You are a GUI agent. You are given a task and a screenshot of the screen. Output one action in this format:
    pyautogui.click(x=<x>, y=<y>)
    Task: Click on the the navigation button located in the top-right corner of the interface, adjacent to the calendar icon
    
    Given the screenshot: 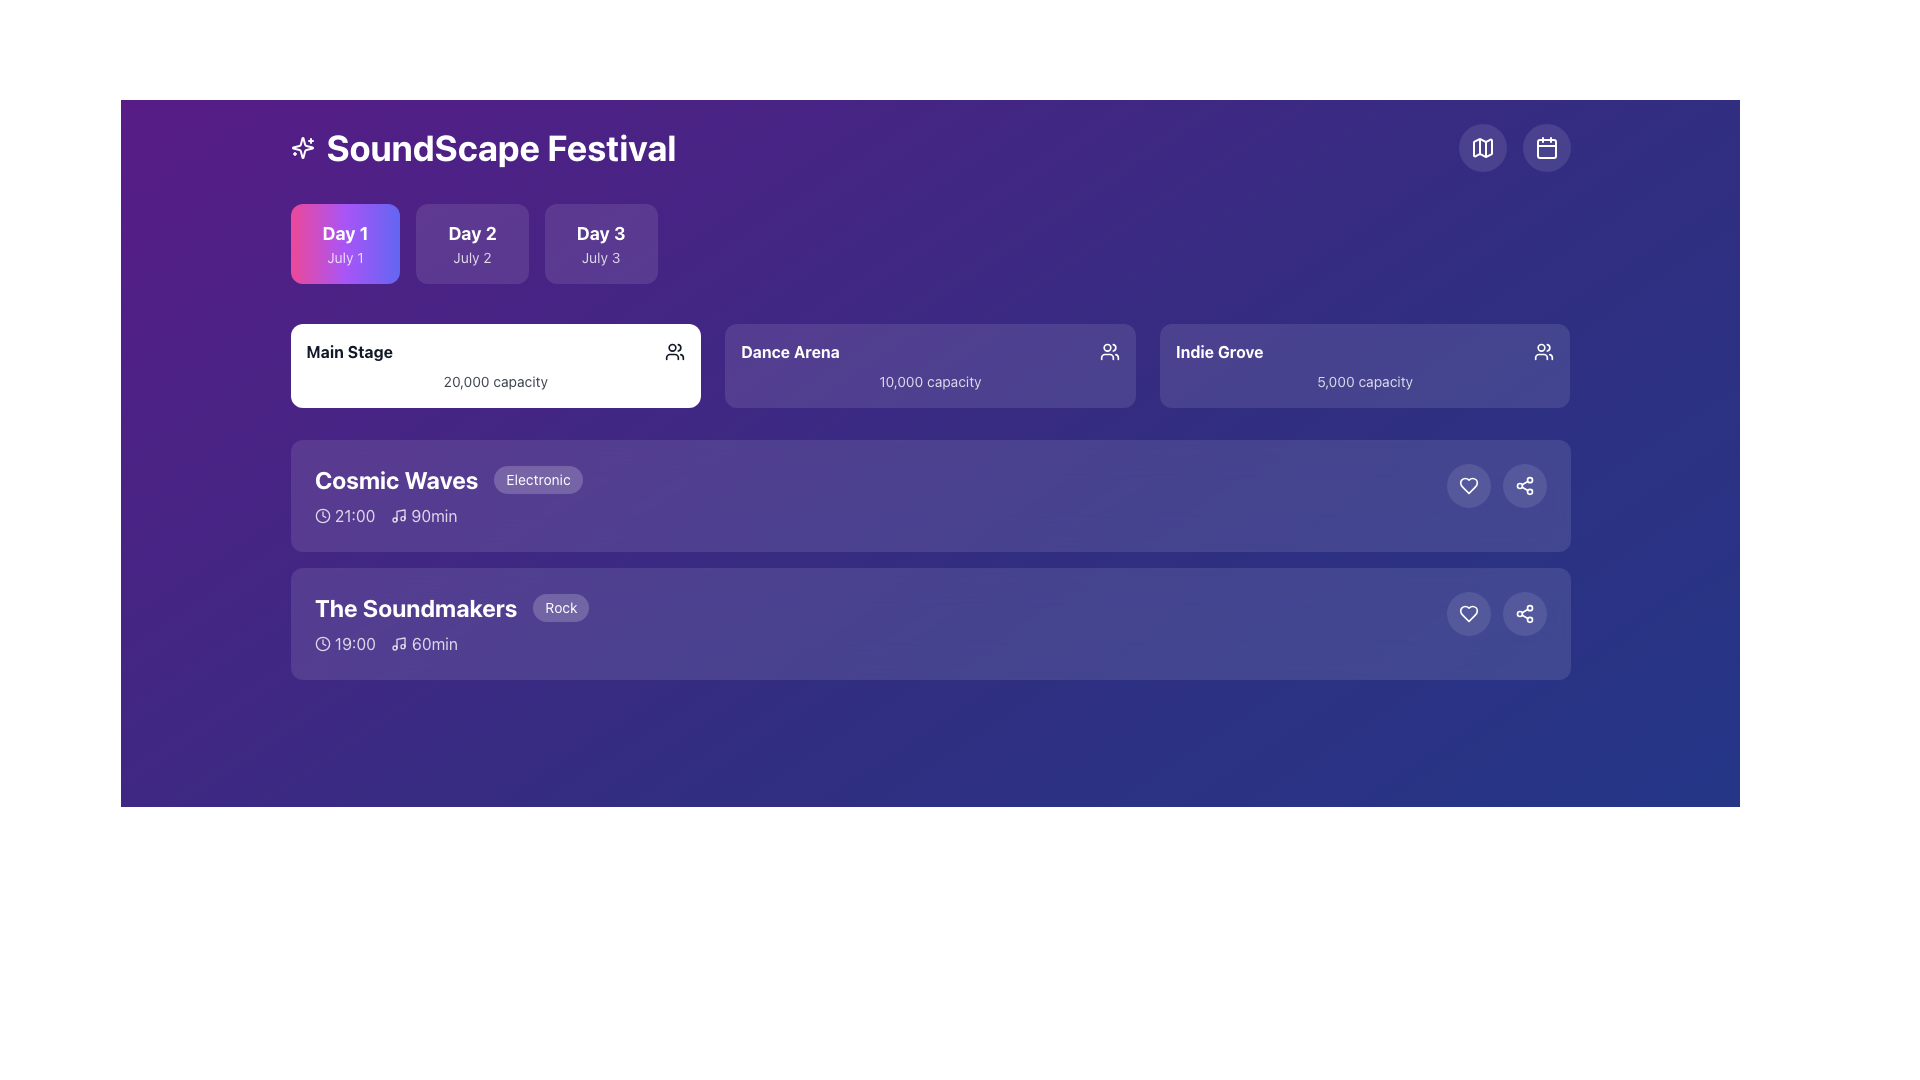 What is the action you would take?
    pyautogui.click(x=1482, y=146)
    